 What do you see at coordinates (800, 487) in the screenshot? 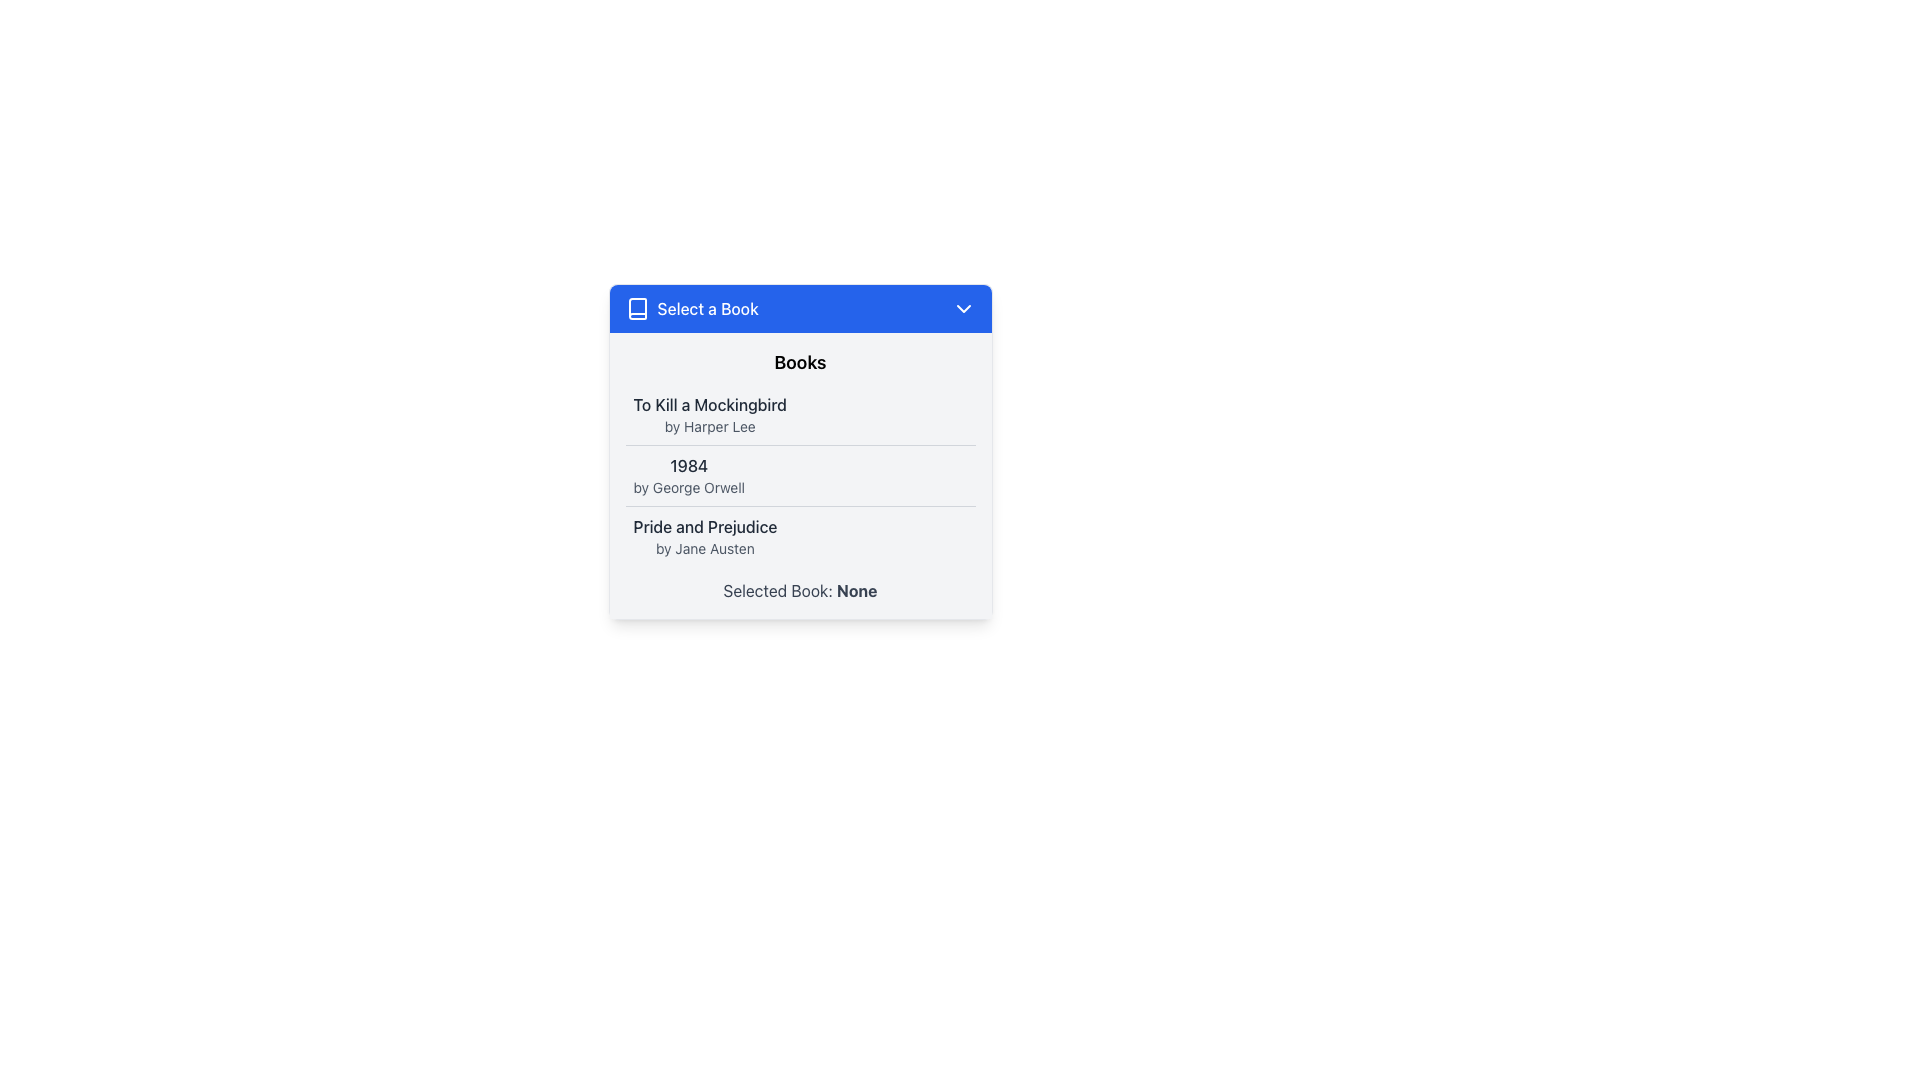
I see `the book options in the 'Select a Book' modal dialog box` at bounding box center [800, 487].